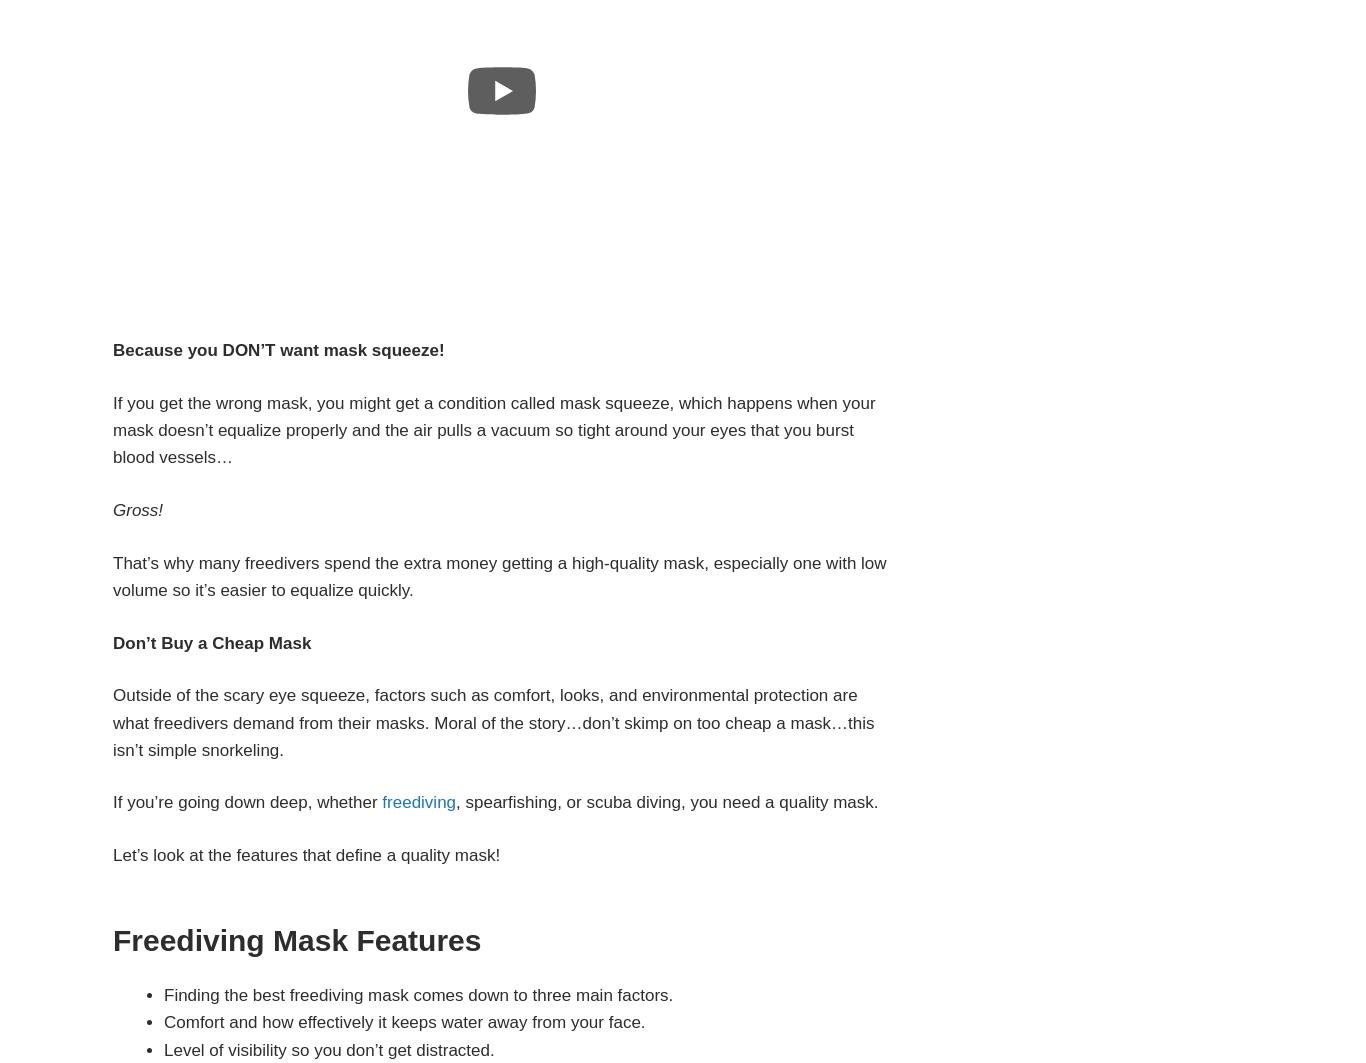 This screenshot has height=1063, width=1366. What do you see at coordinates (247, 801) in the screenshot?
I see `'If you’re going down deep, whether'` at bounding box center [247, 801].